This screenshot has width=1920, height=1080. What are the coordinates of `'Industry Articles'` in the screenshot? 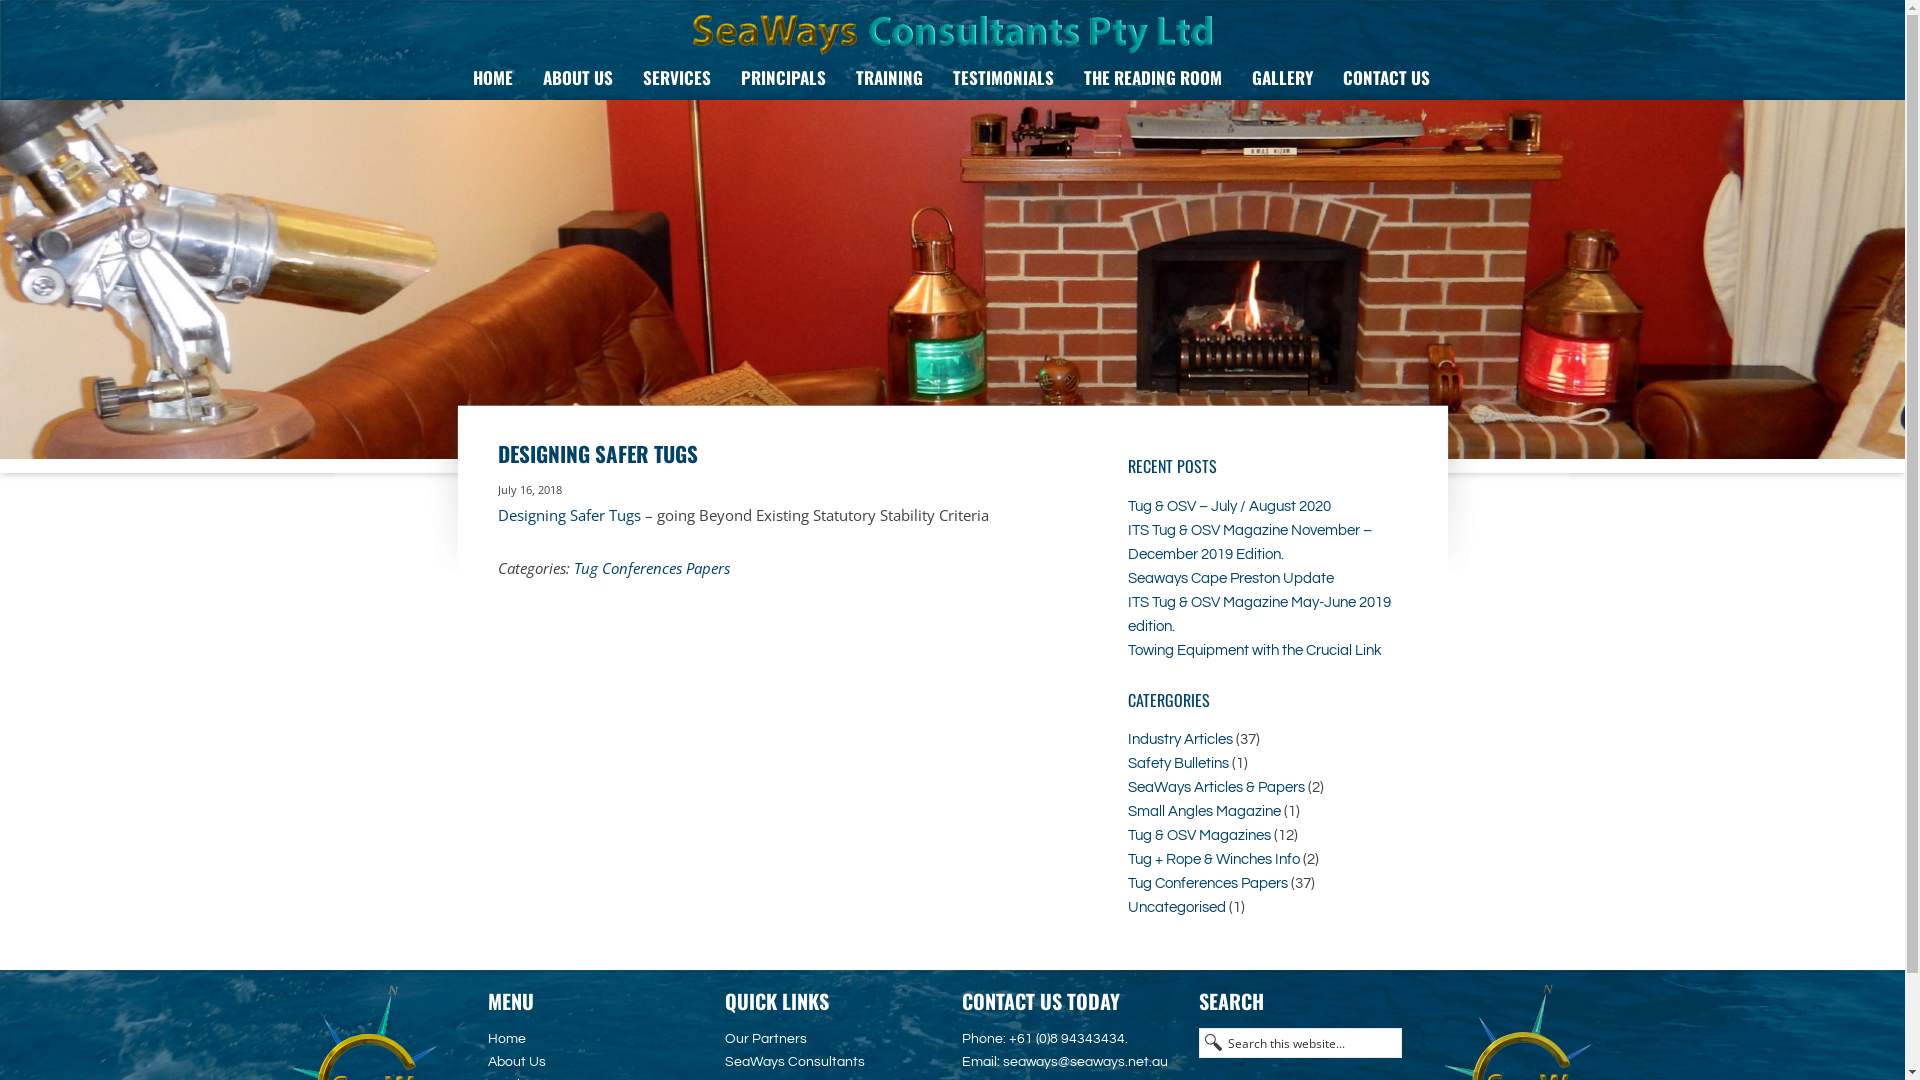 It's located at (1180, 739).